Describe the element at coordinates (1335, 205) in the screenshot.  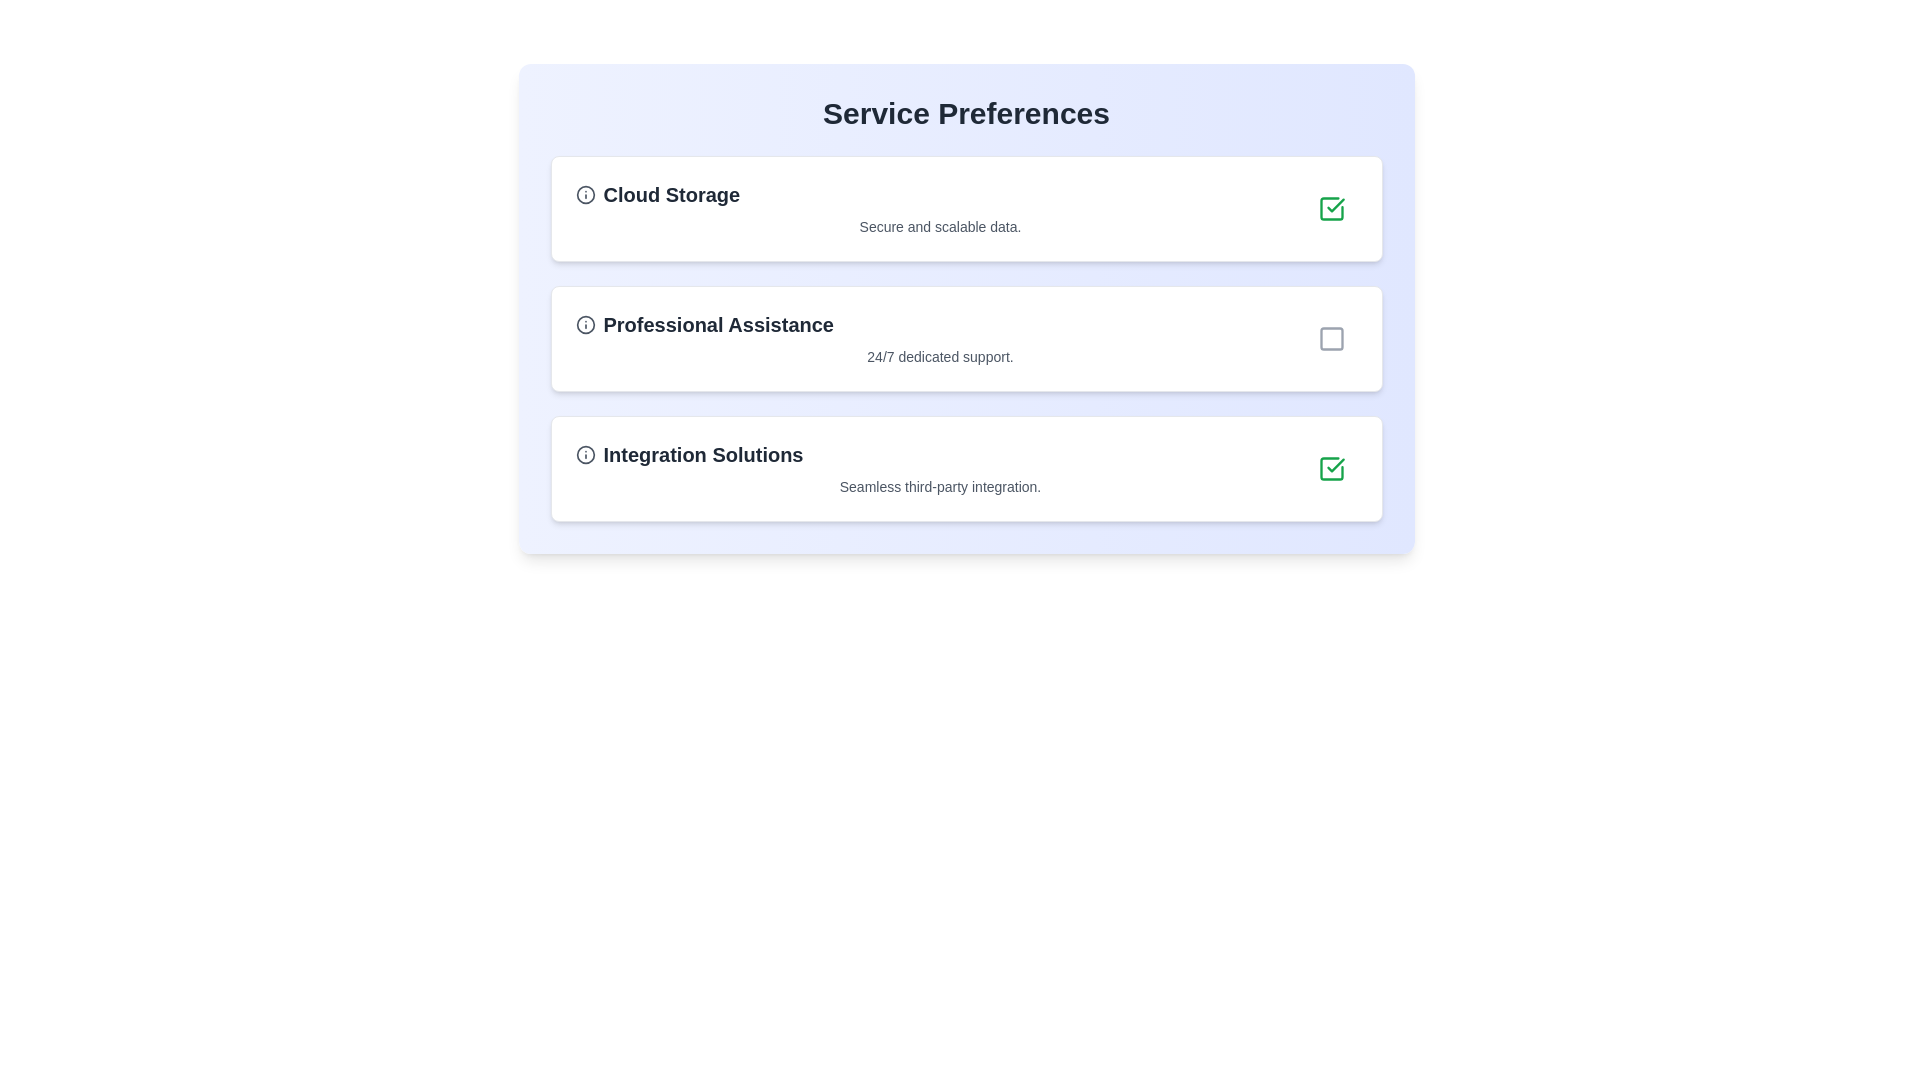
I see `the Cloud Storage icon in the Service Preferences section, which indicates that the Cloud Storage option is selected or enabled` at that location.